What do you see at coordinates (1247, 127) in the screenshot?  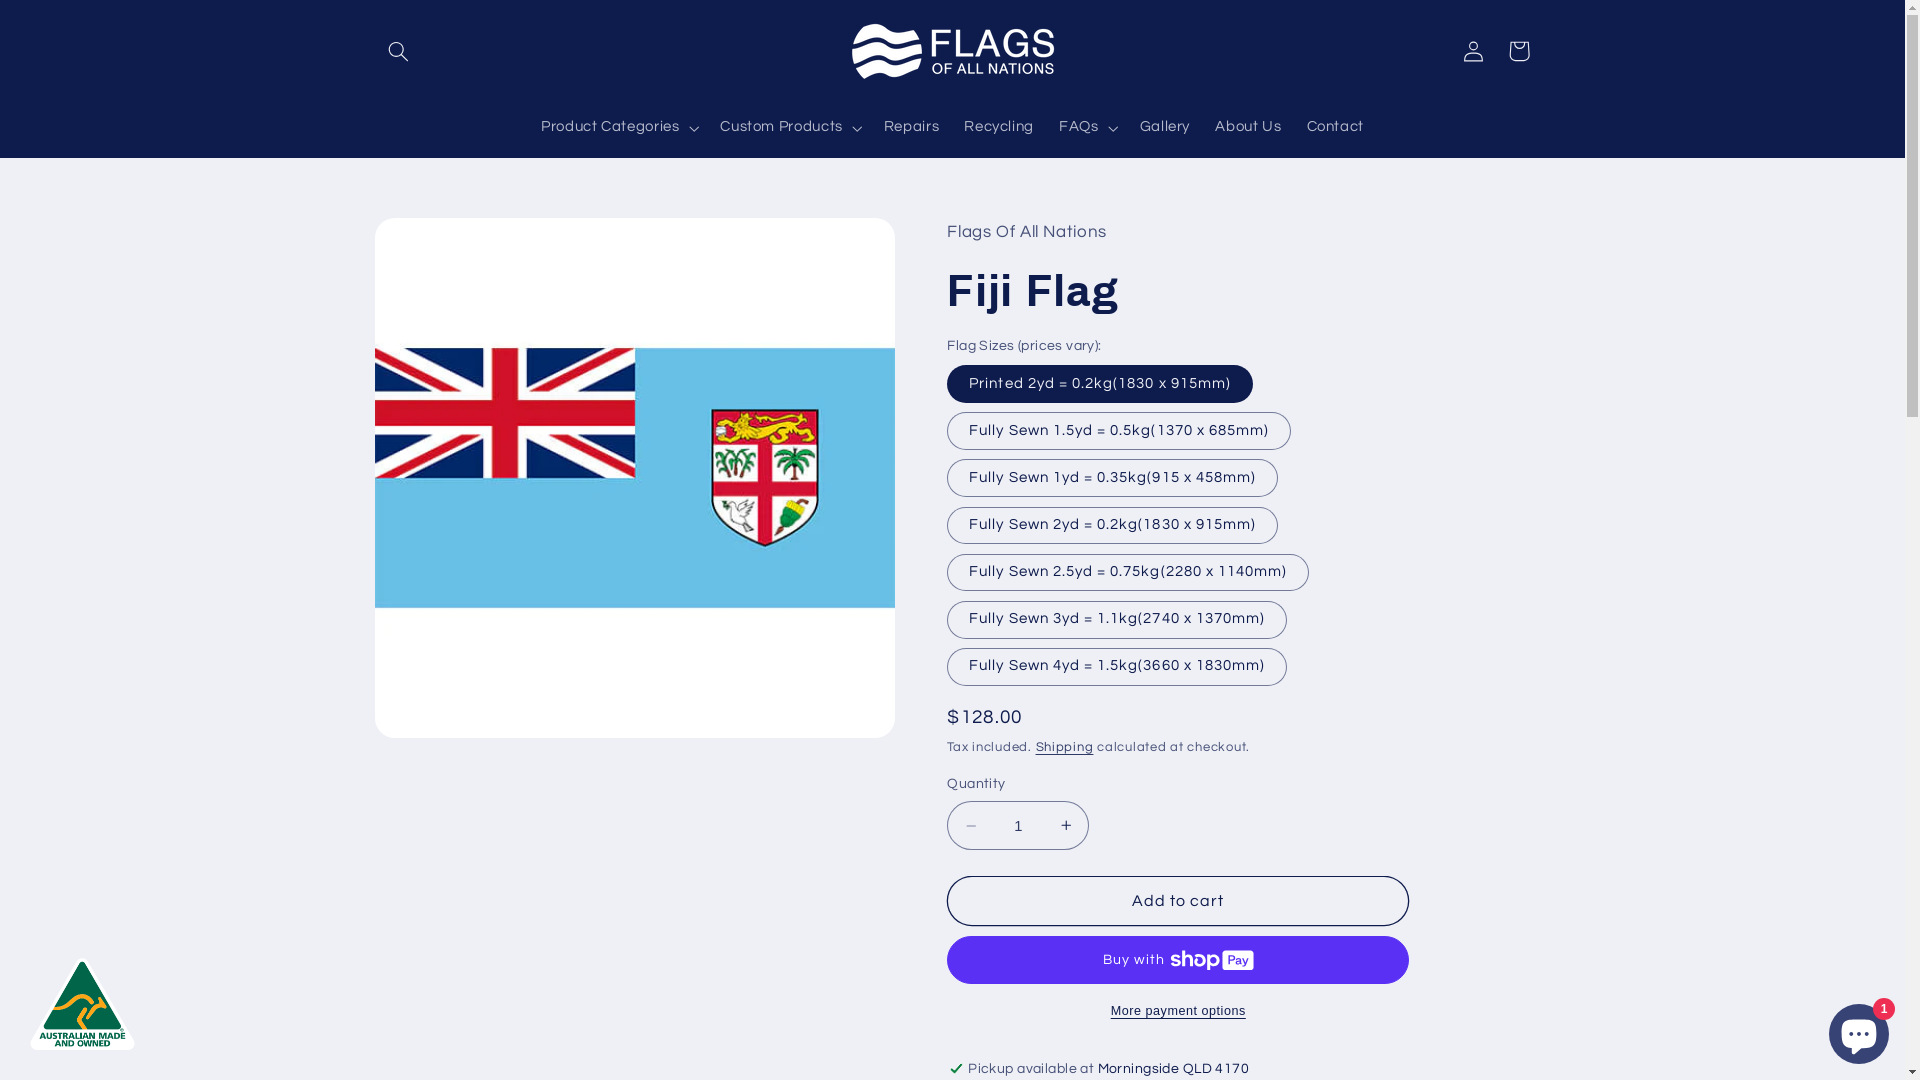 I see `'About Us'` at bounding box center [1247, 127].